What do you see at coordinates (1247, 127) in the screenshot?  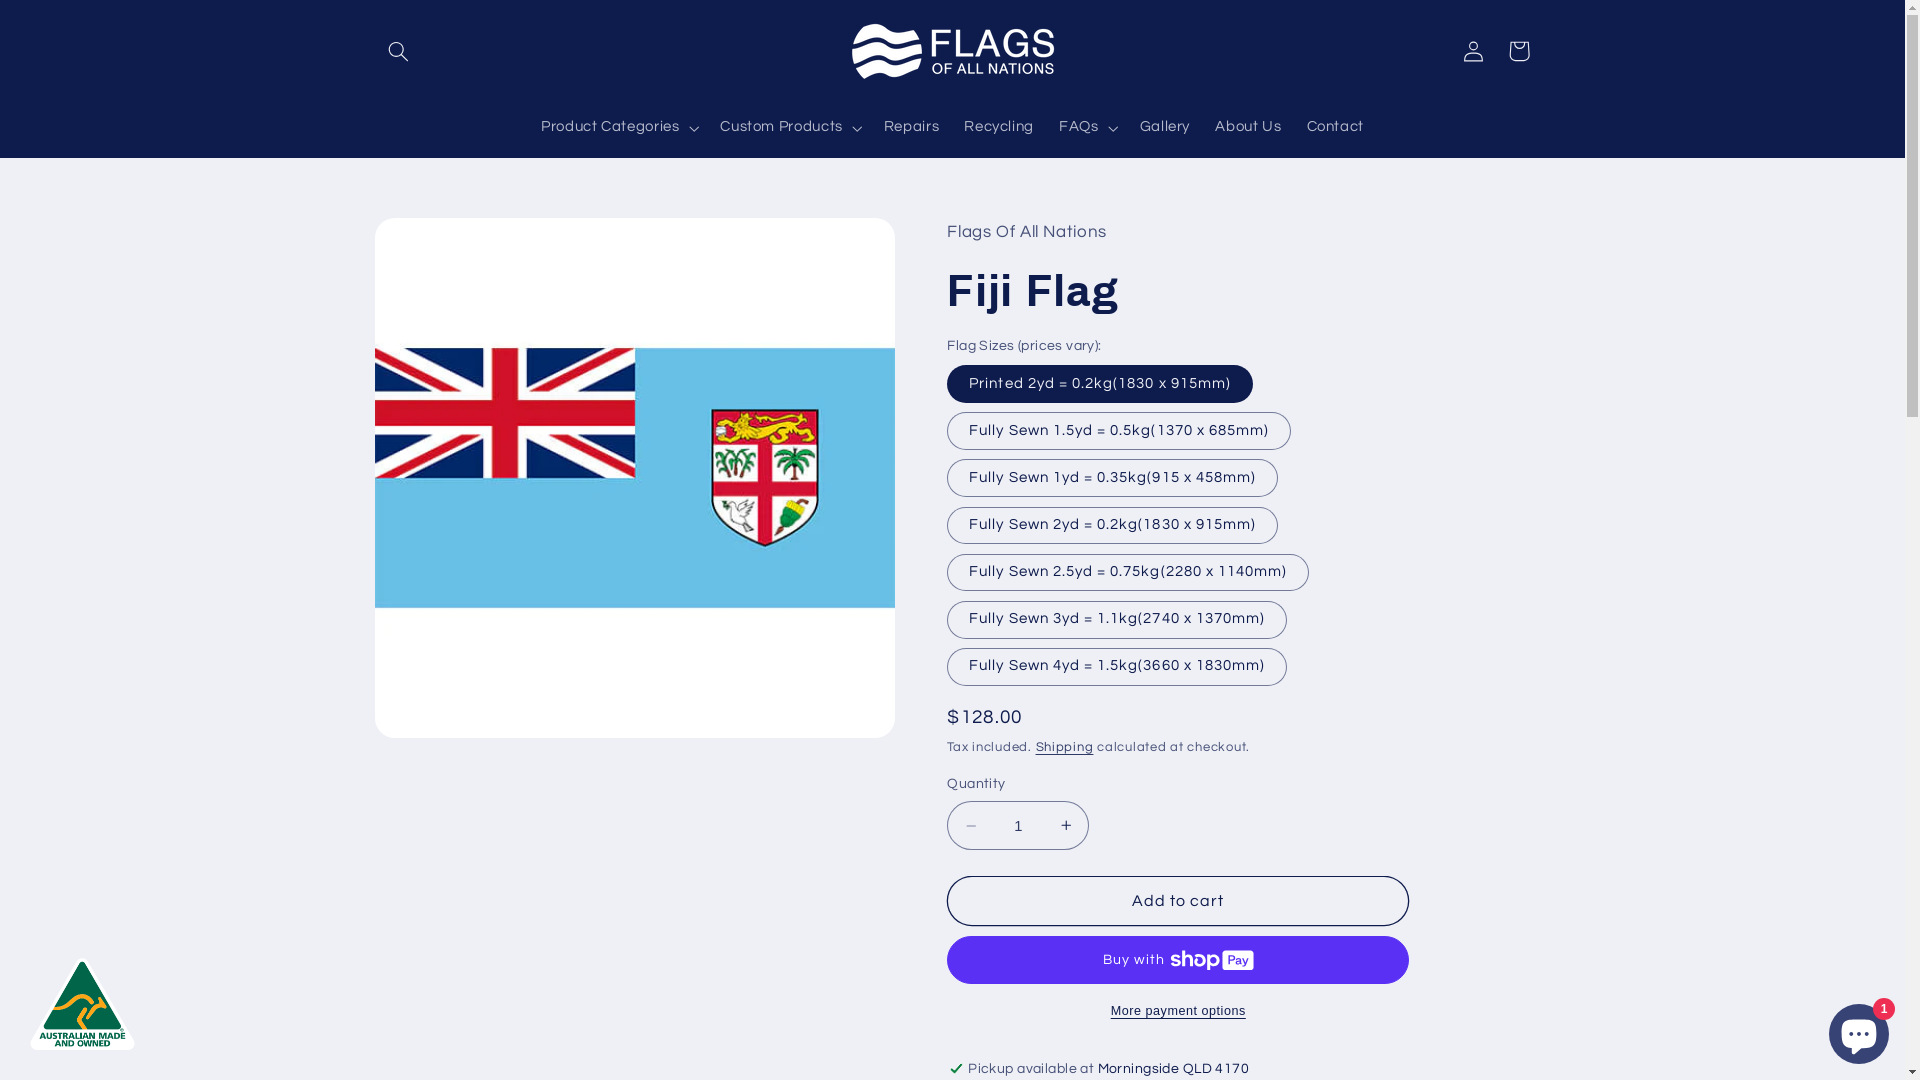 I see `'About Us'` at bounding box center [1247, 127].